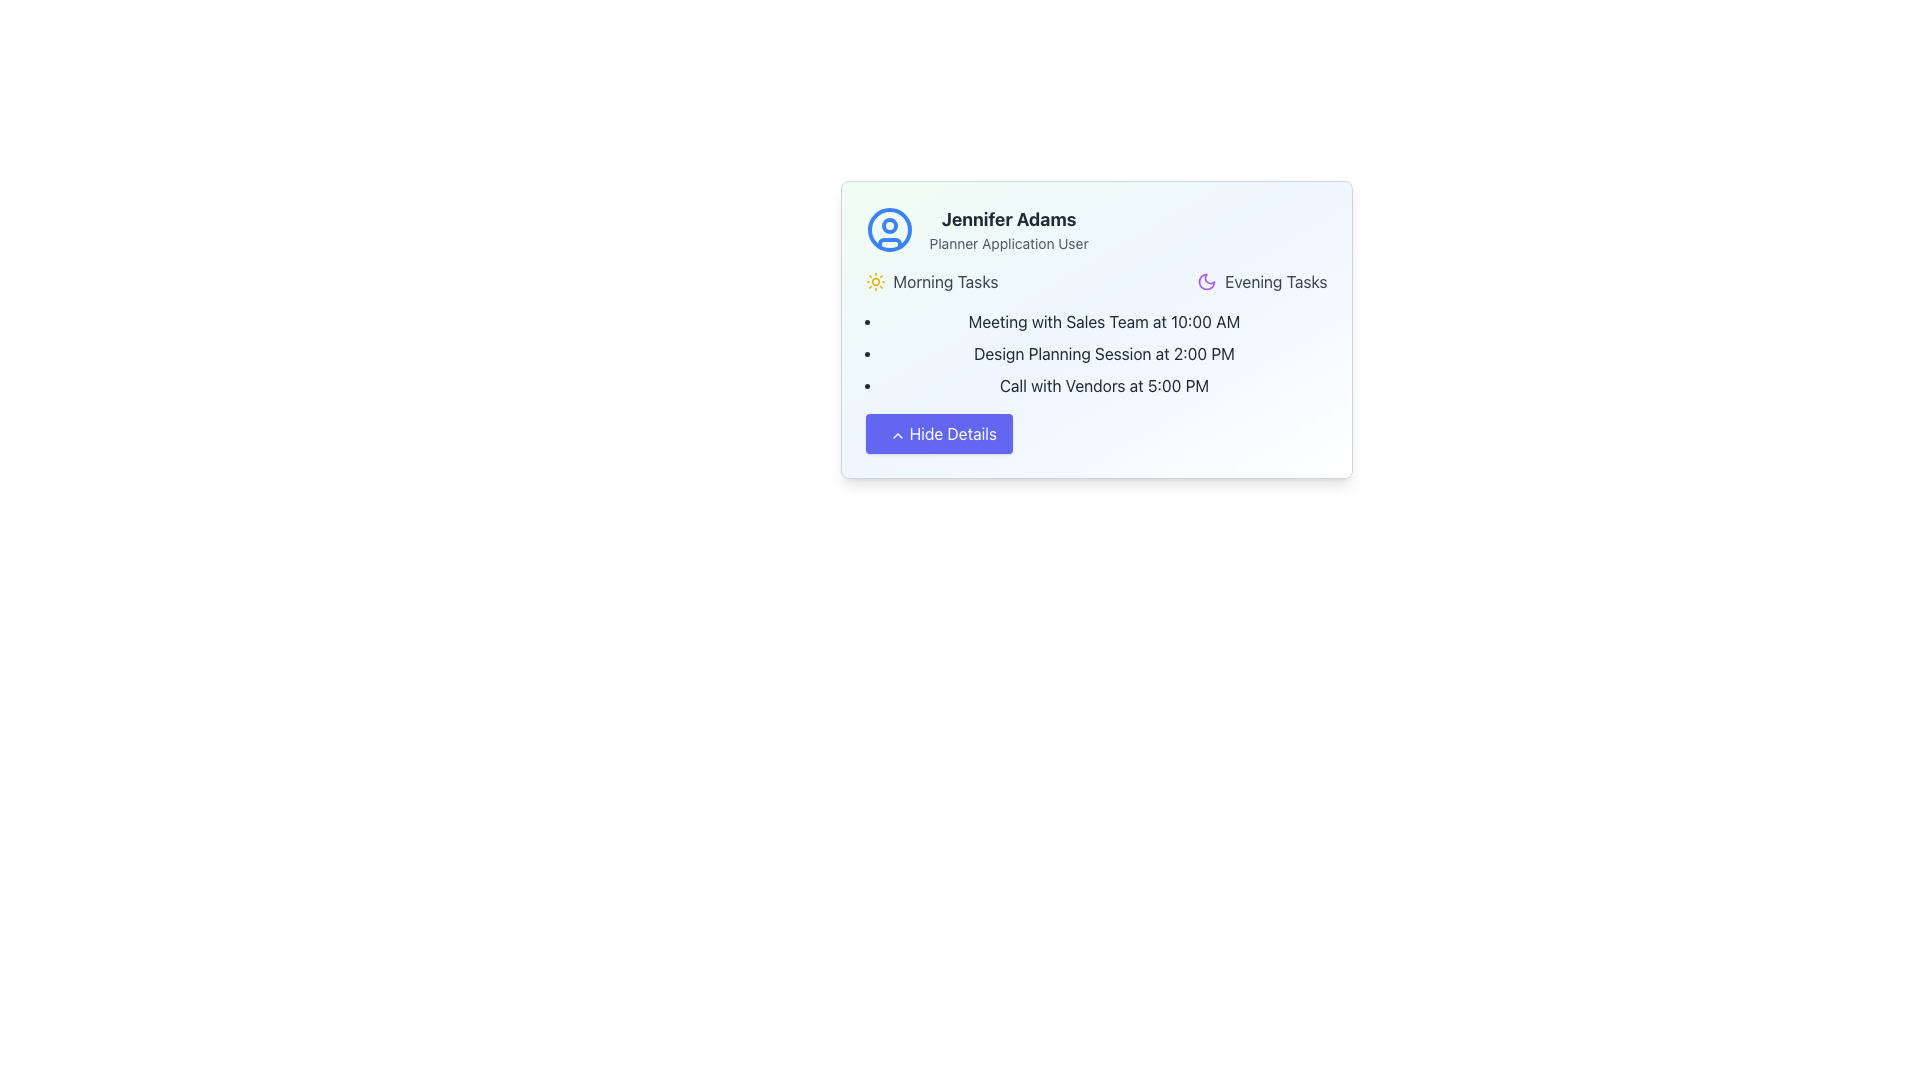  What do you see at coordinates (896, 434) in the screenshot?
I see `the 'Hide Details' button which contains the upward-facing chevron icon on its right side` at bounding box center [896, 434].